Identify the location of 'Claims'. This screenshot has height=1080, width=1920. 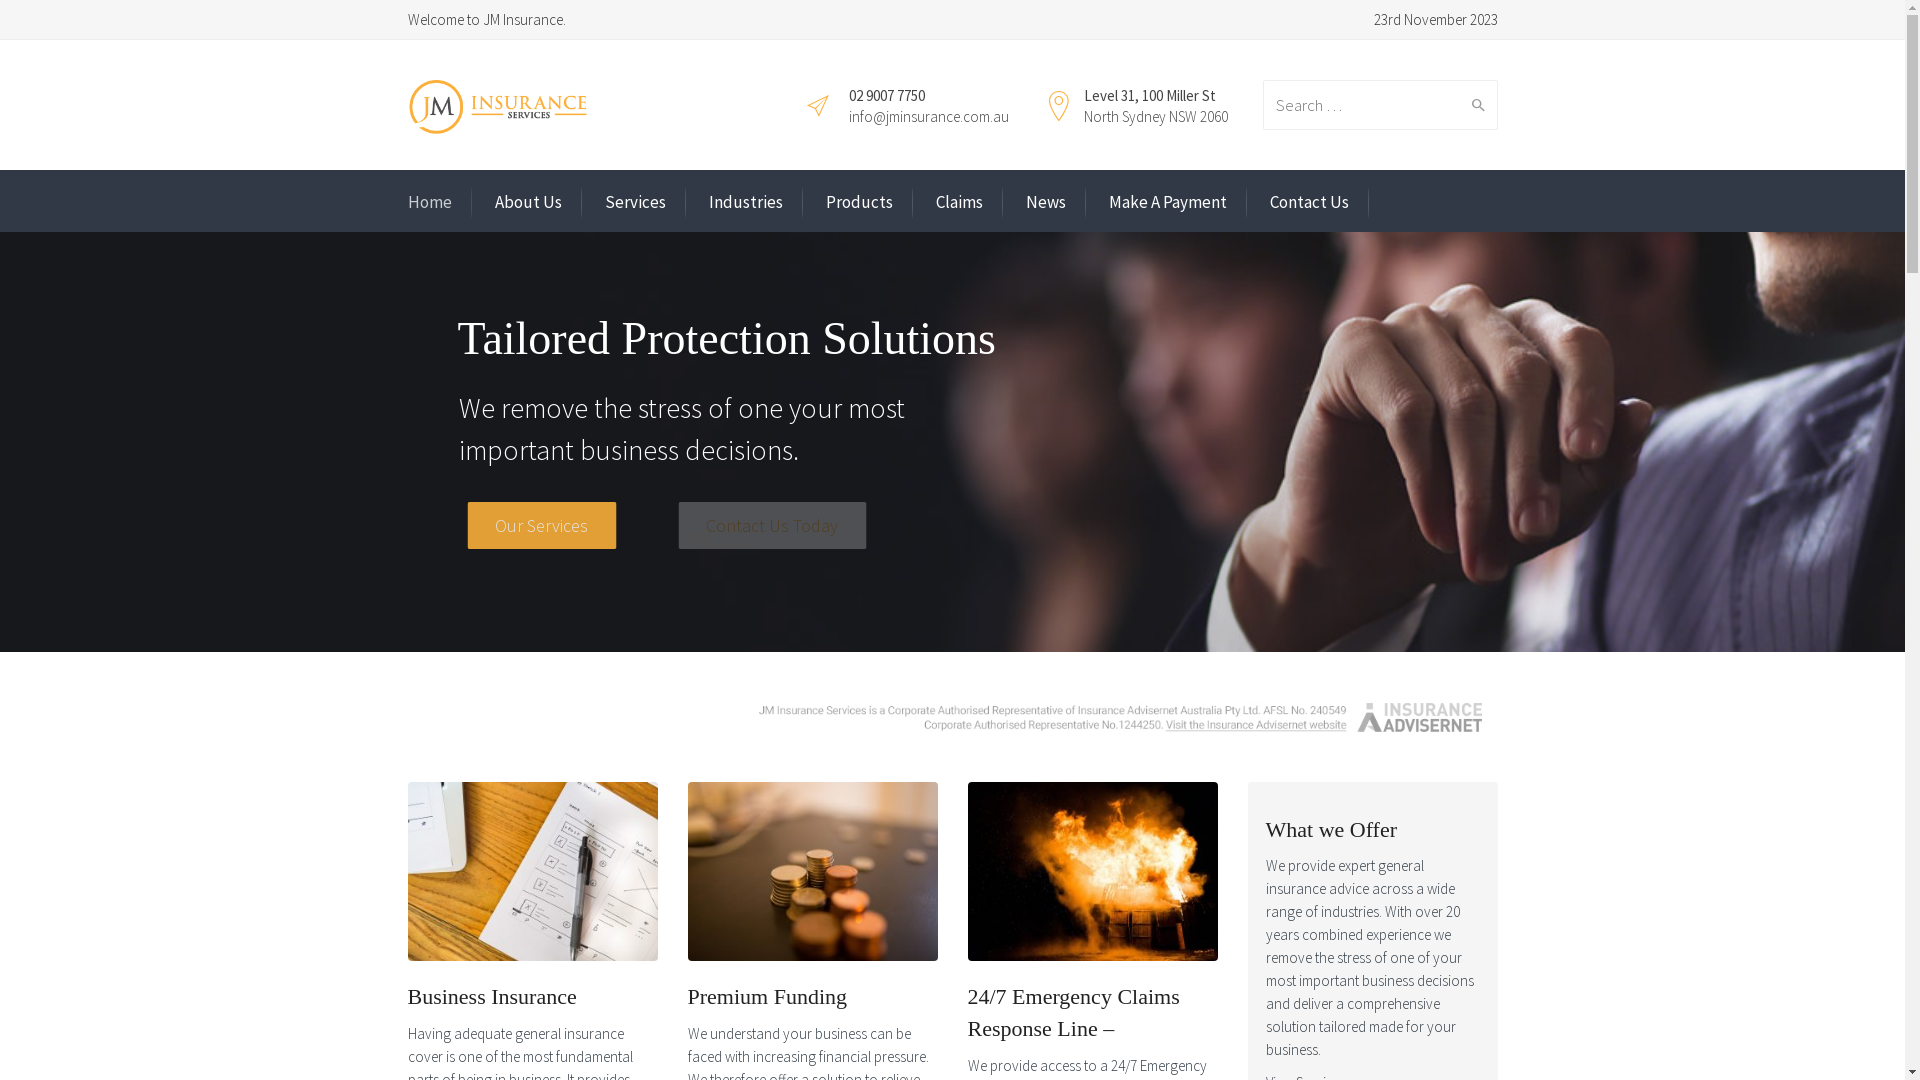
(958, 202).